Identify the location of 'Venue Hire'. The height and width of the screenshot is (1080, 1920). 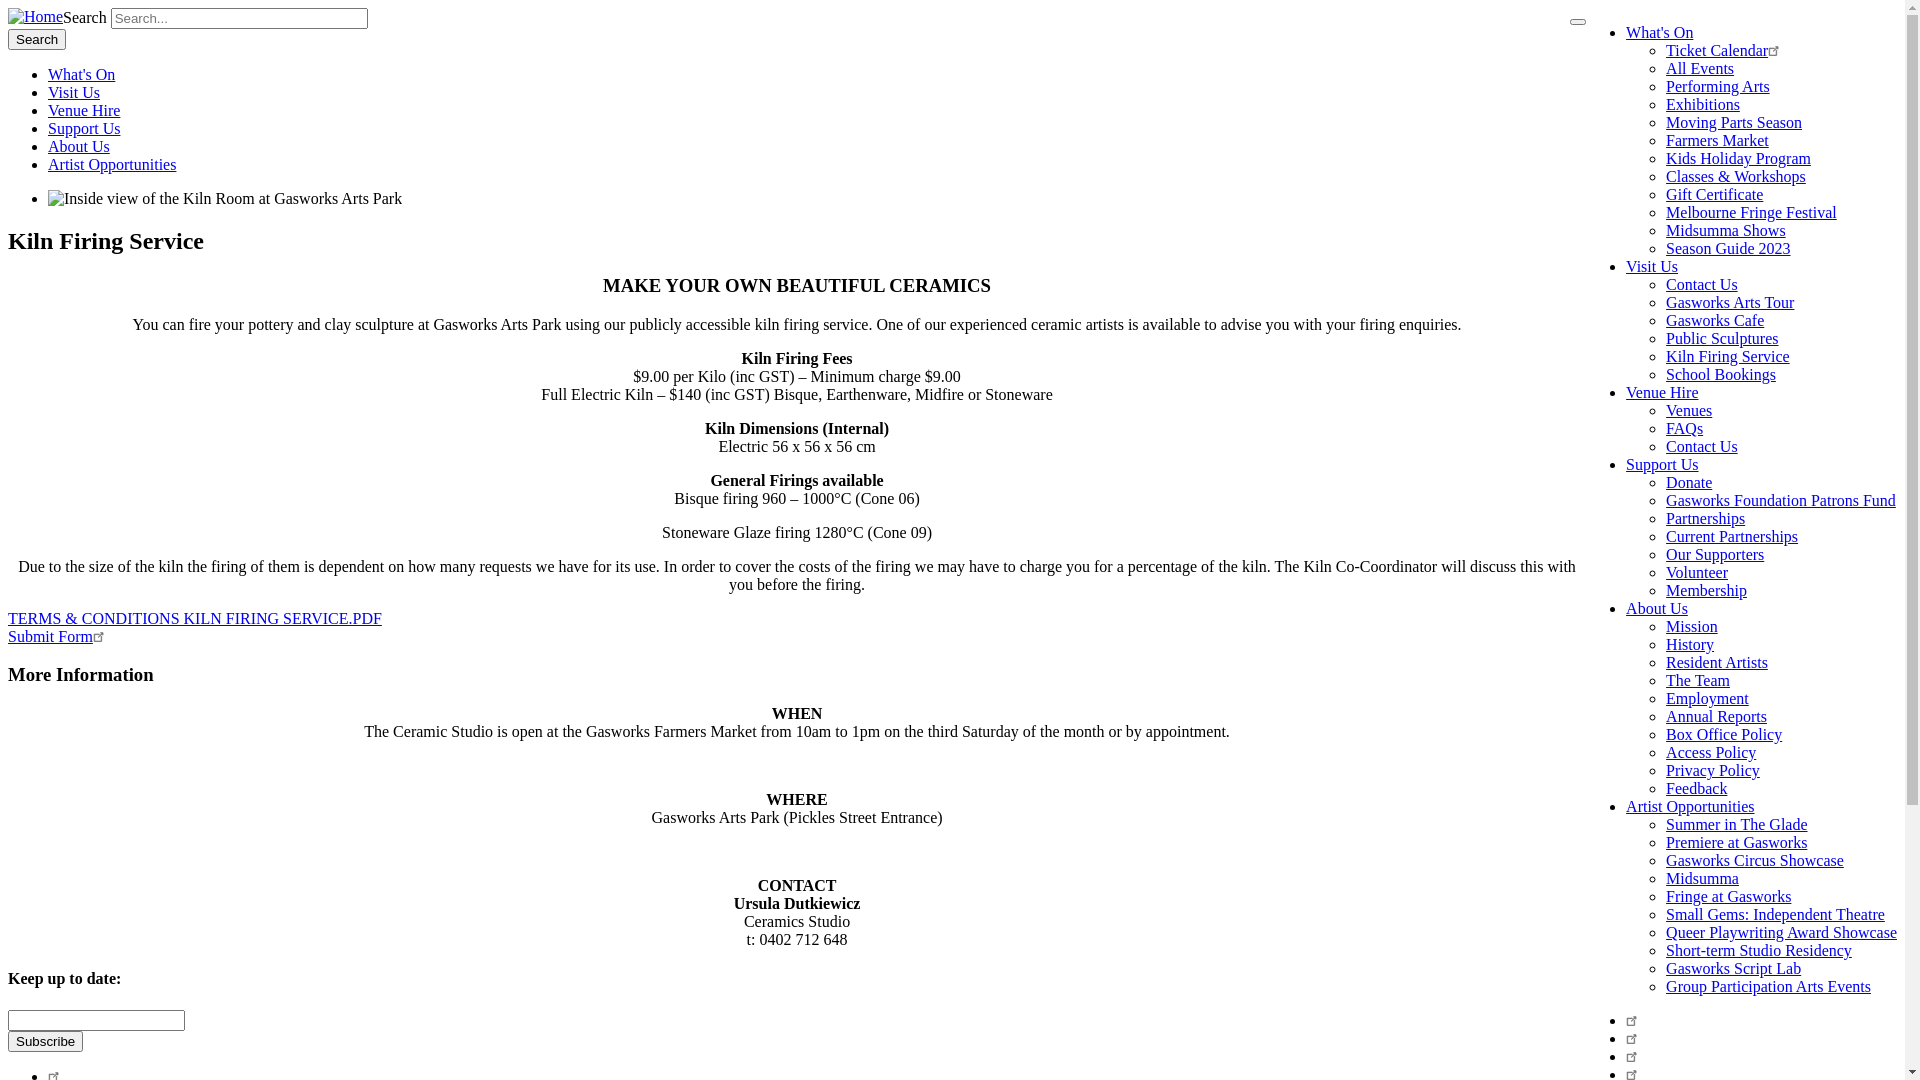
(1626, 392).